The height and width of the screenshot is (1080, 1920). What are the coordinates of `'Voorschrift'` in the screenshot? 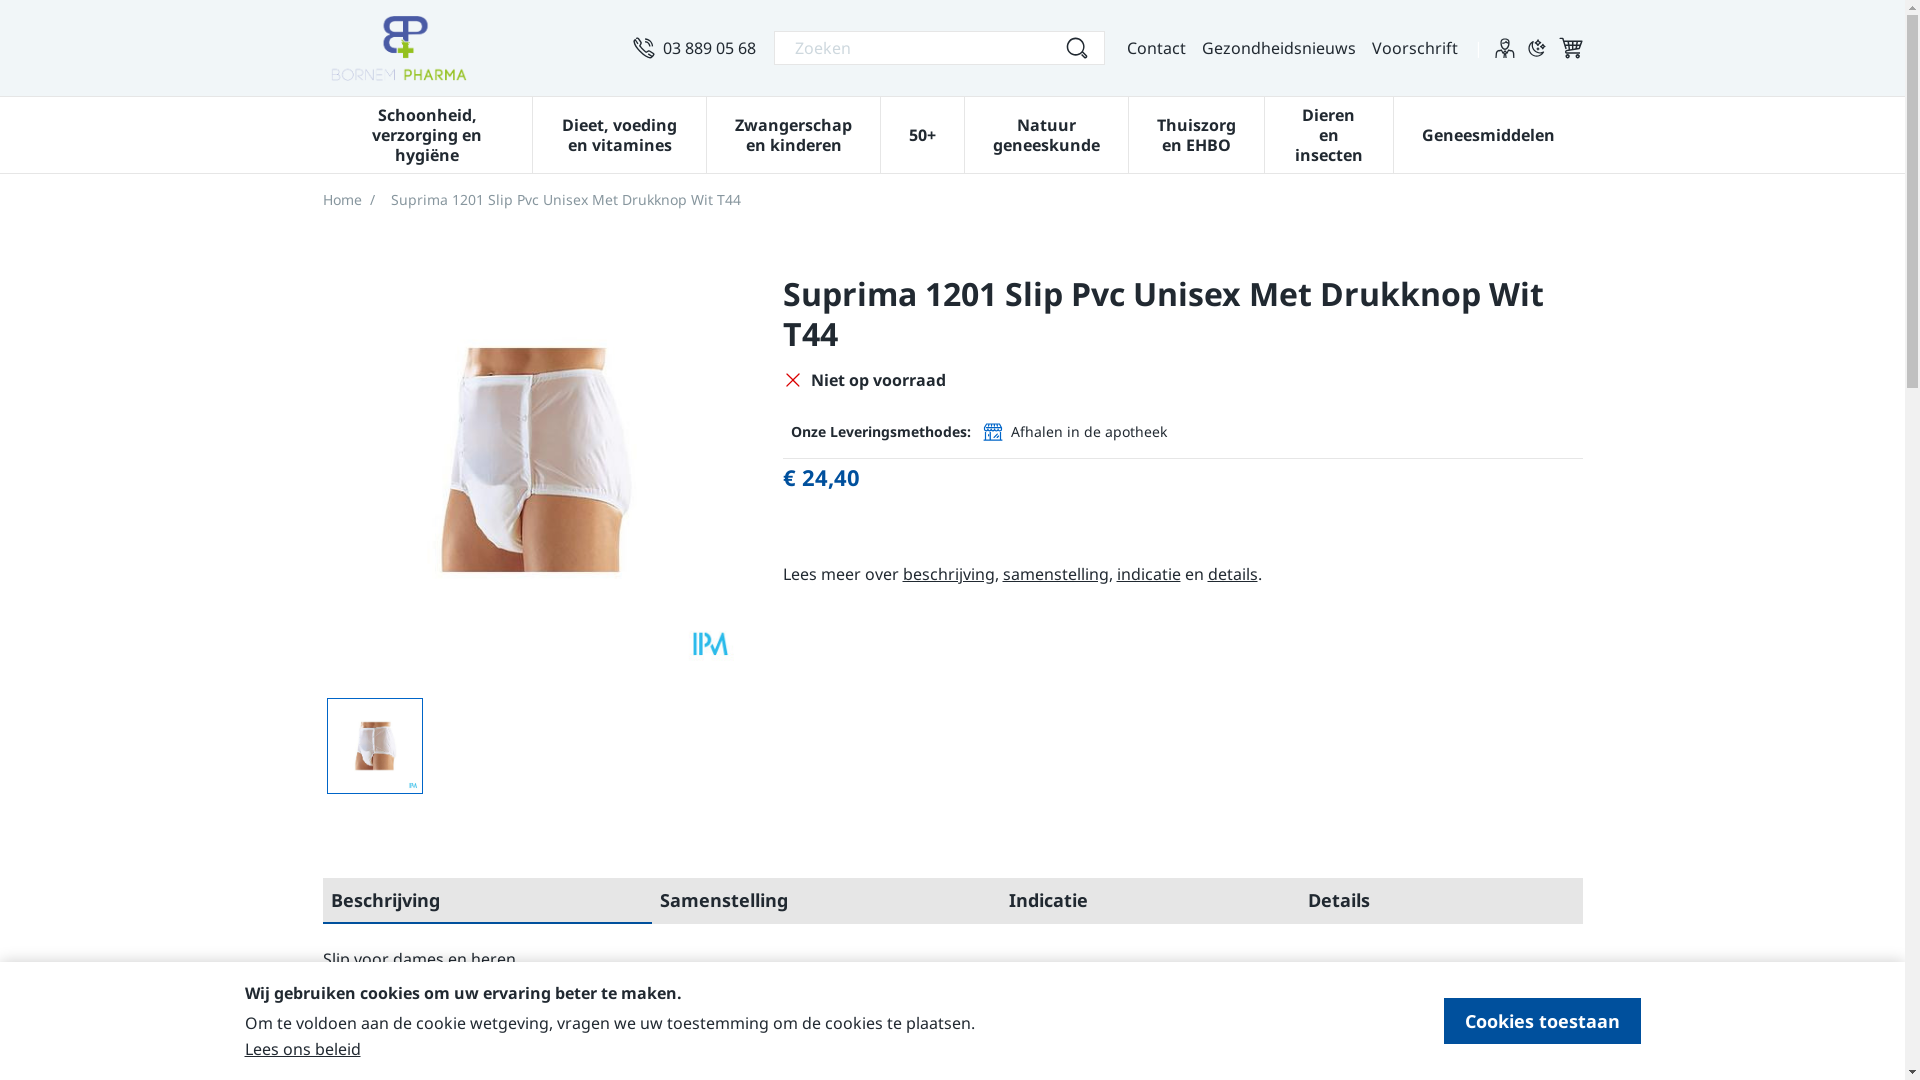 It's located at (1371, 46).